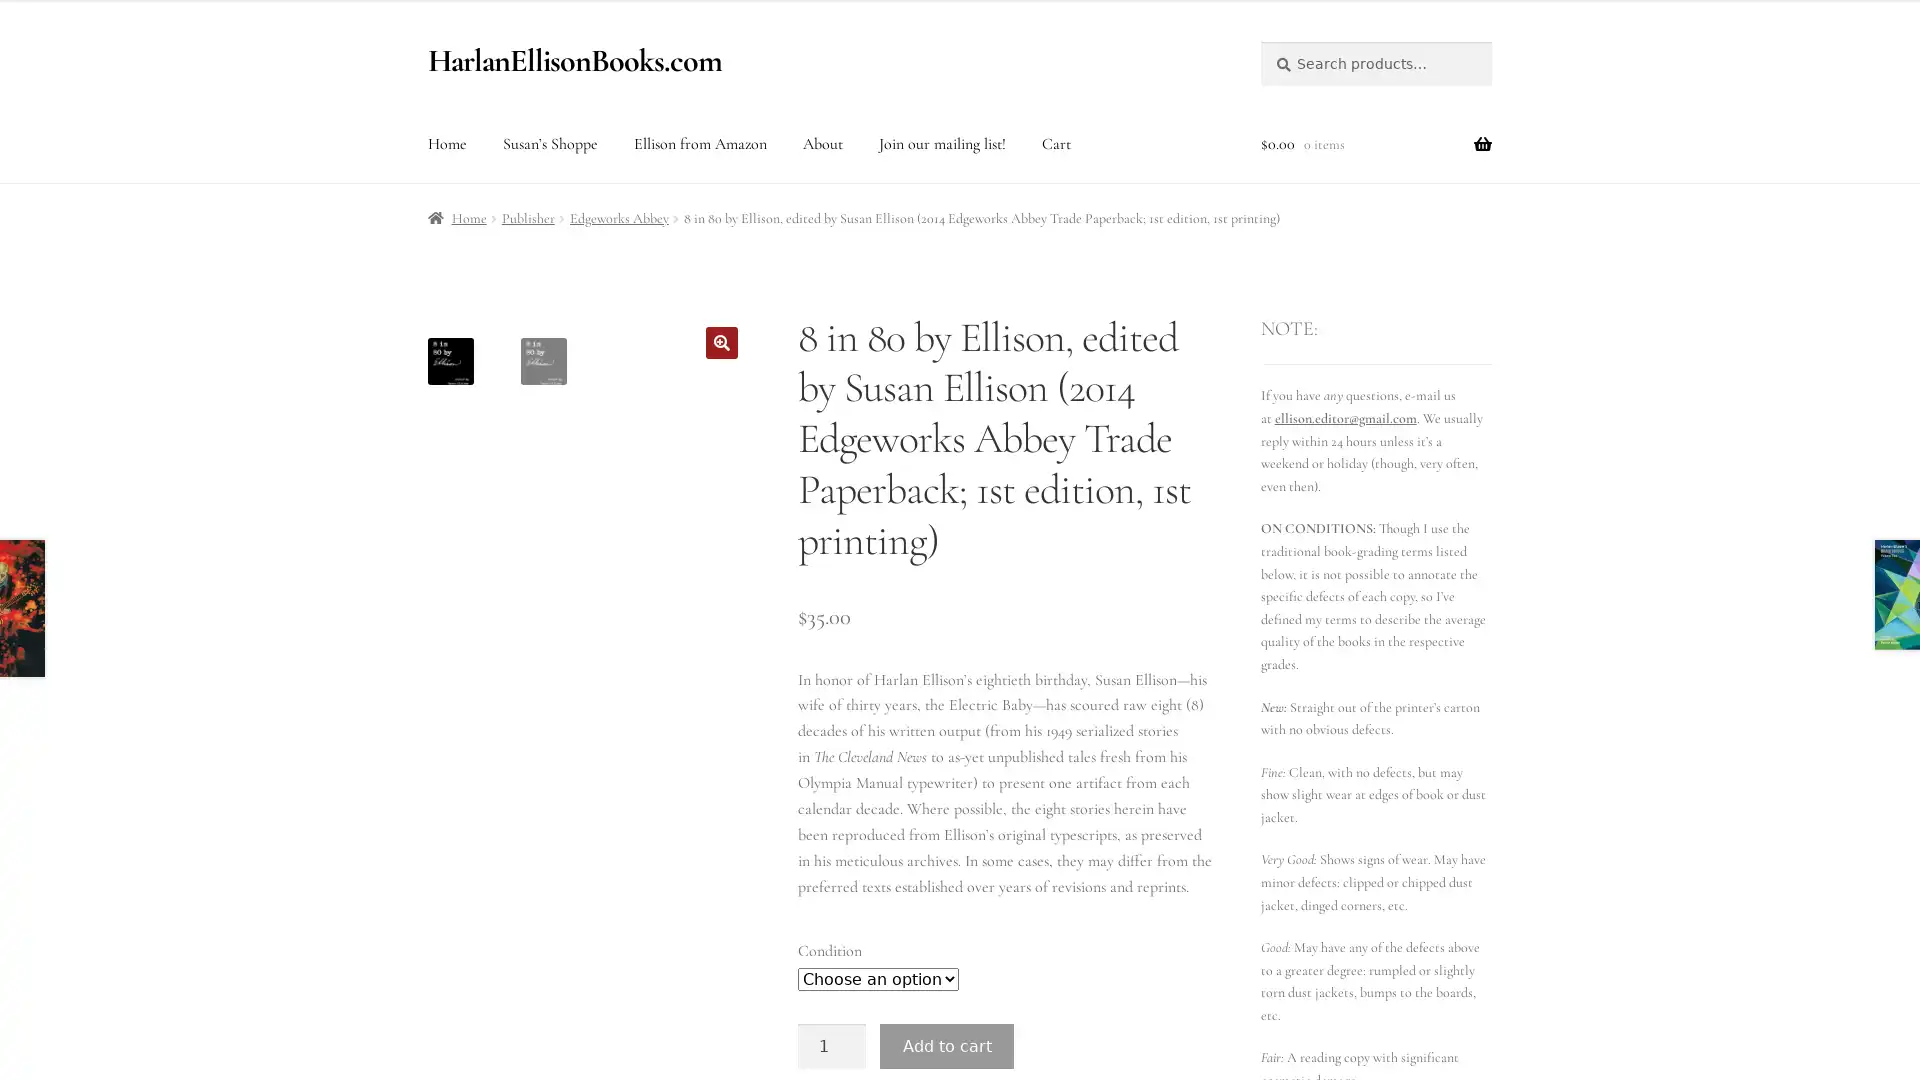  What do you see at coordinates (1258, 40) in the screenshot?
I see `Search` at bounding box center [1258, 40].